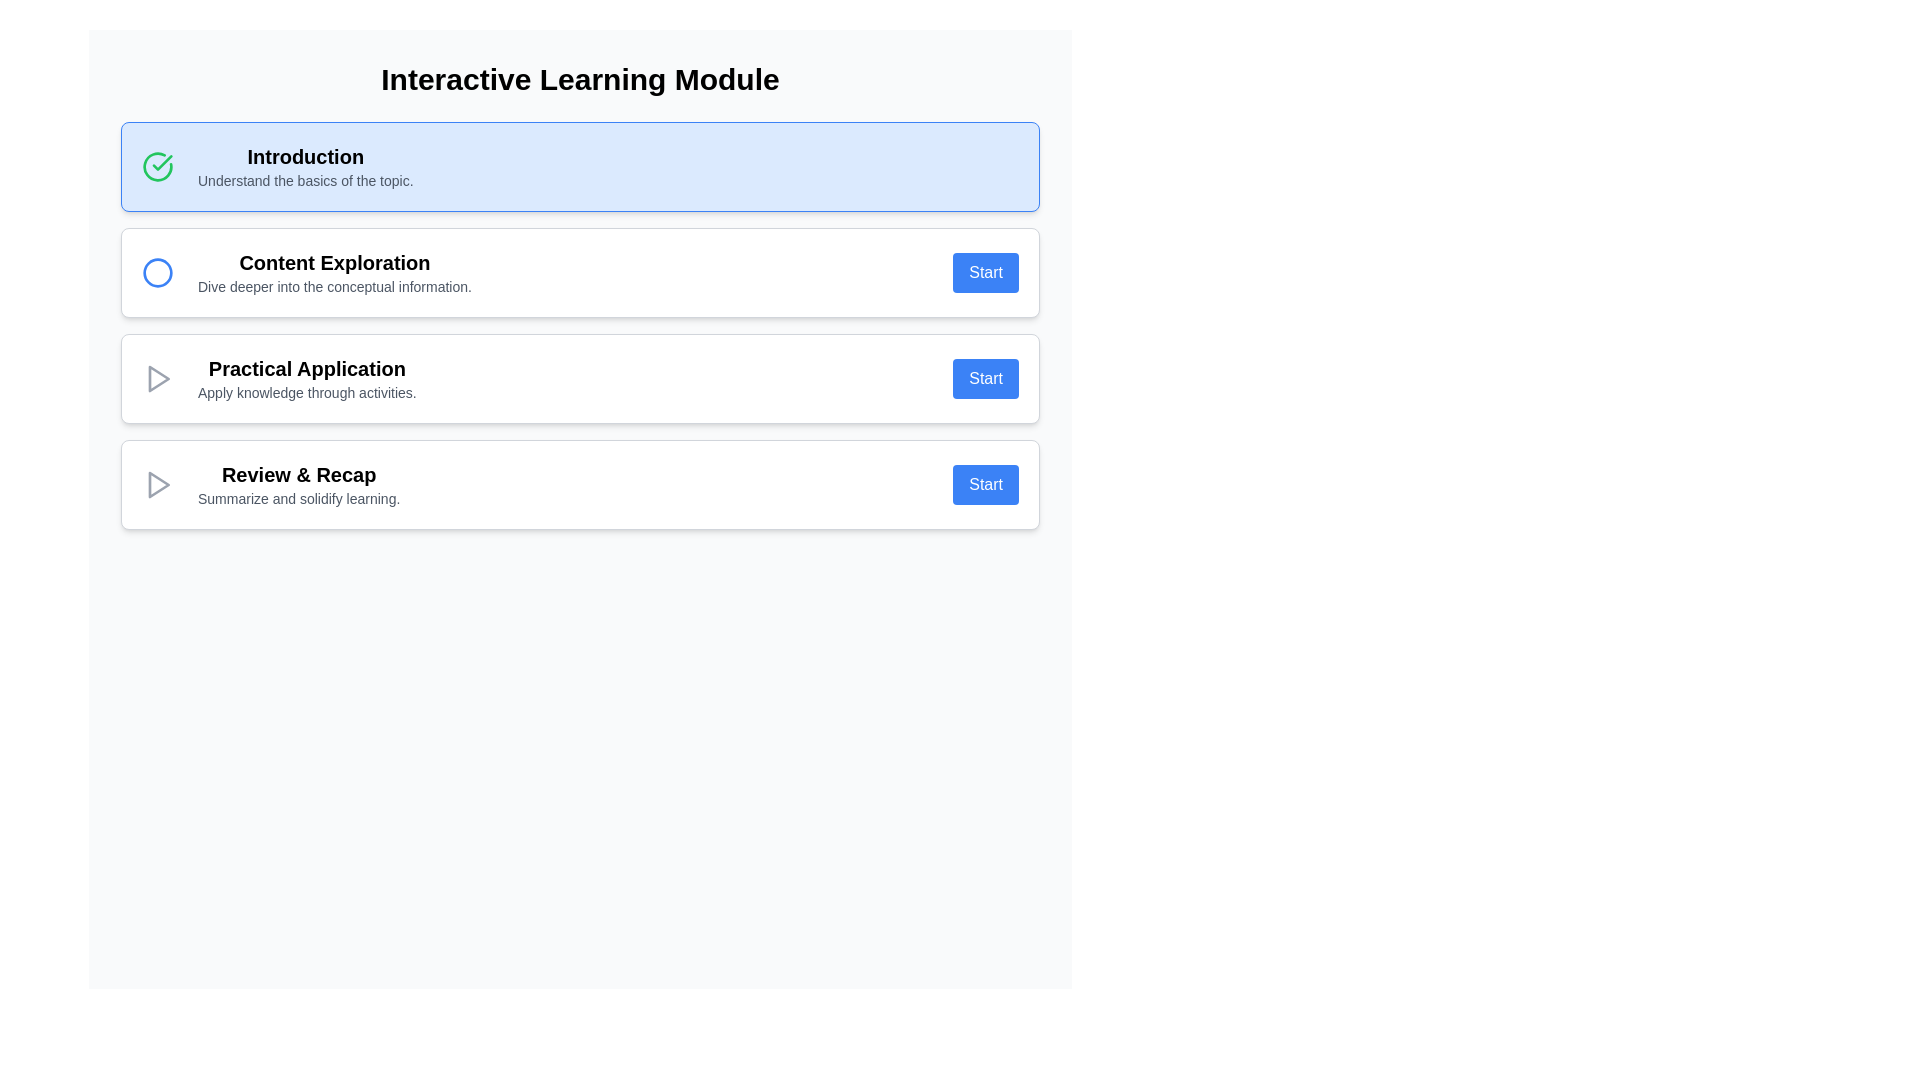 Image resolution: width=1920 pixels, height=1080 pixels. I want to click on the text label that reads 'Introduction', which is styled in large, bold font and located at the top of a blue rectangular section, so click(304, 156).